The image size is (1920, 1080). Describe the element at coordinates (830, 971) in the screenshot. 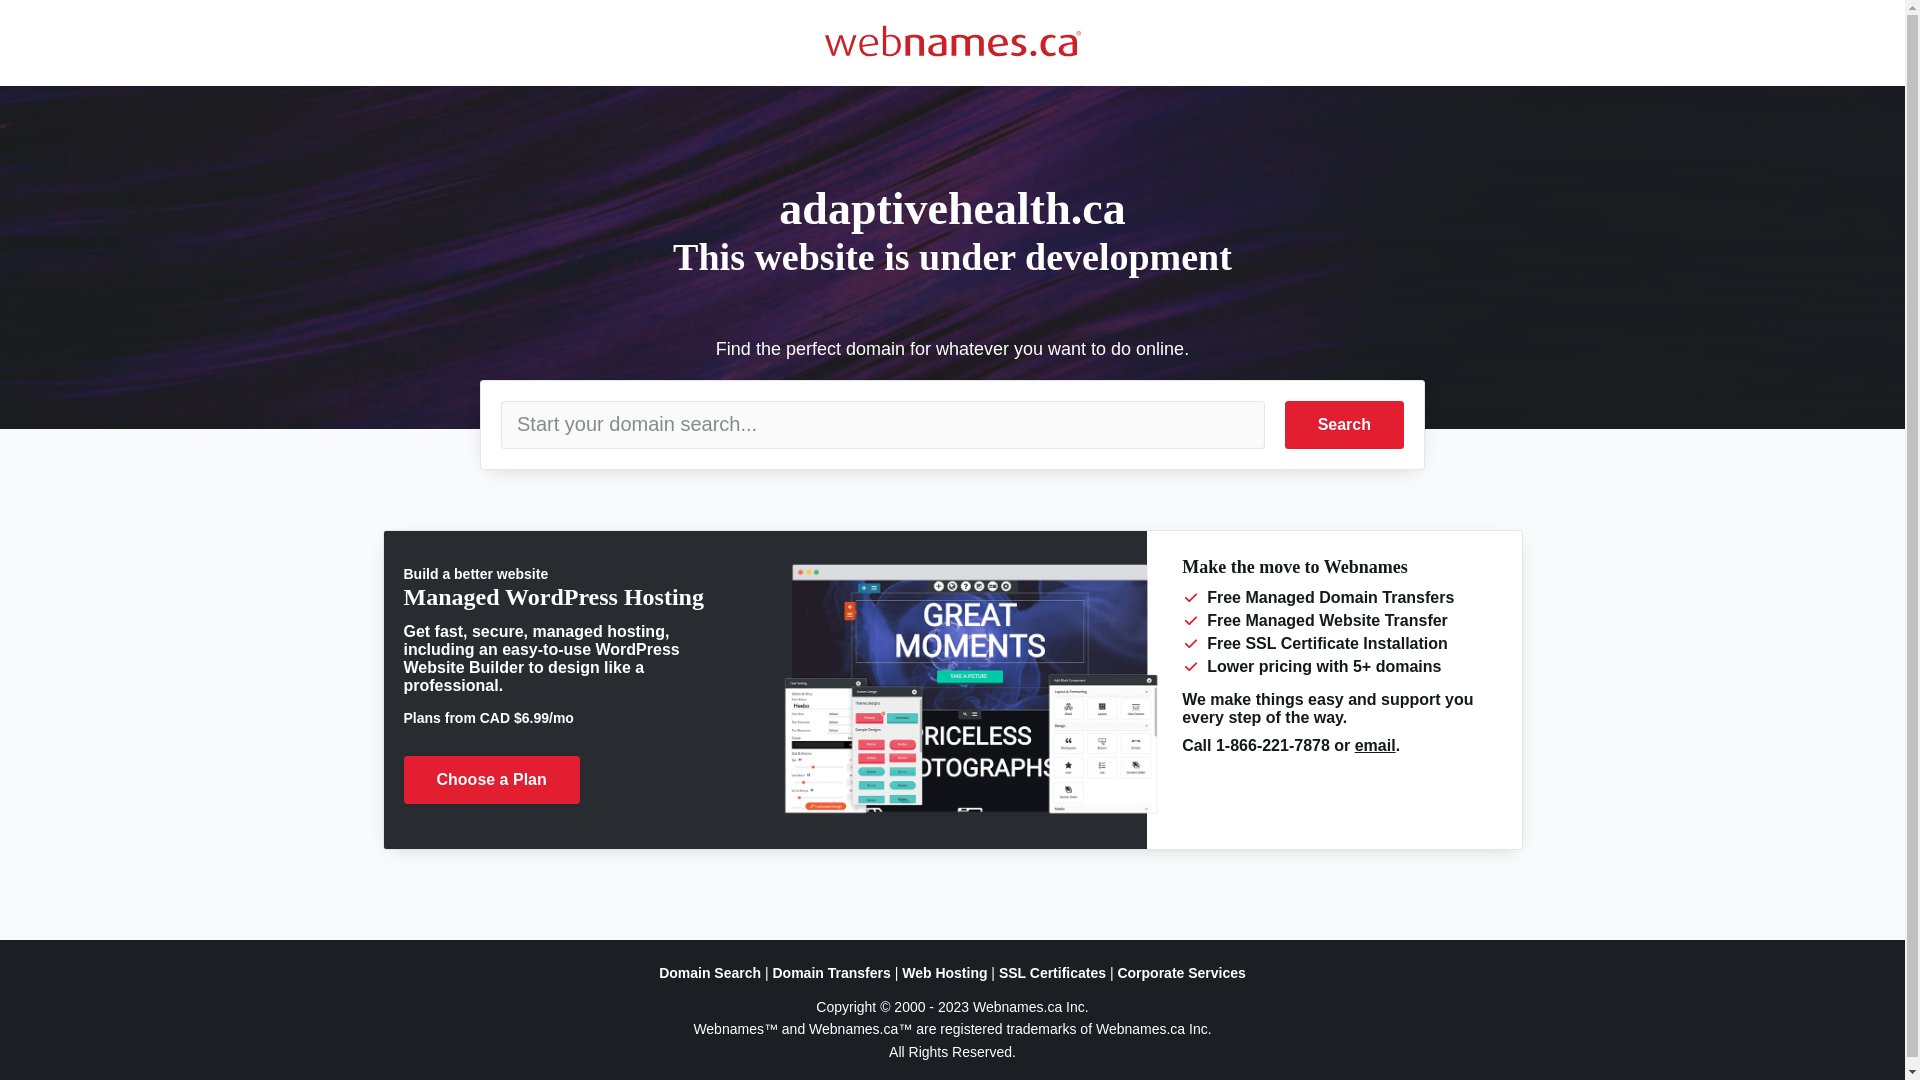

I see `'Domain Transfers'` at that location.